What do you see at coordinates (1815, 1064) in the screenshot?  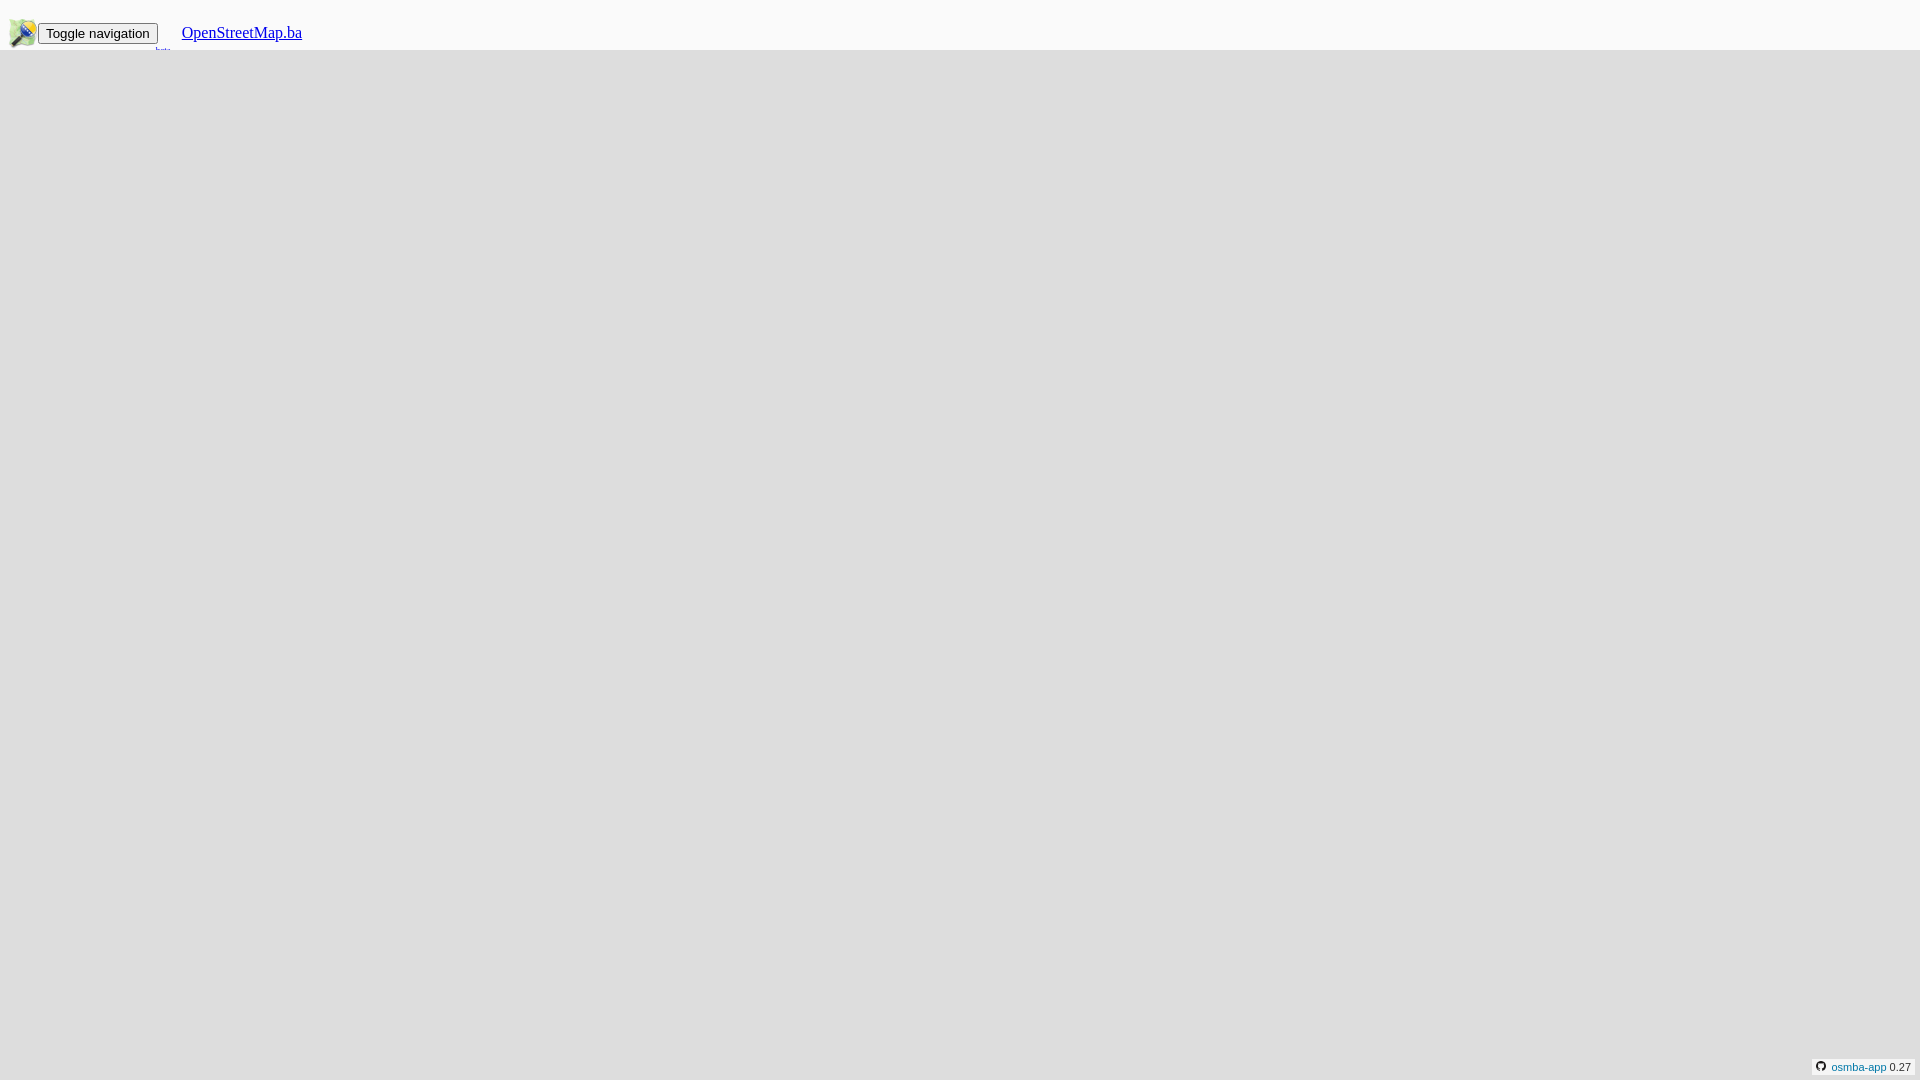 I see `'osmba-app'` at bounding box center [1815, 1064].